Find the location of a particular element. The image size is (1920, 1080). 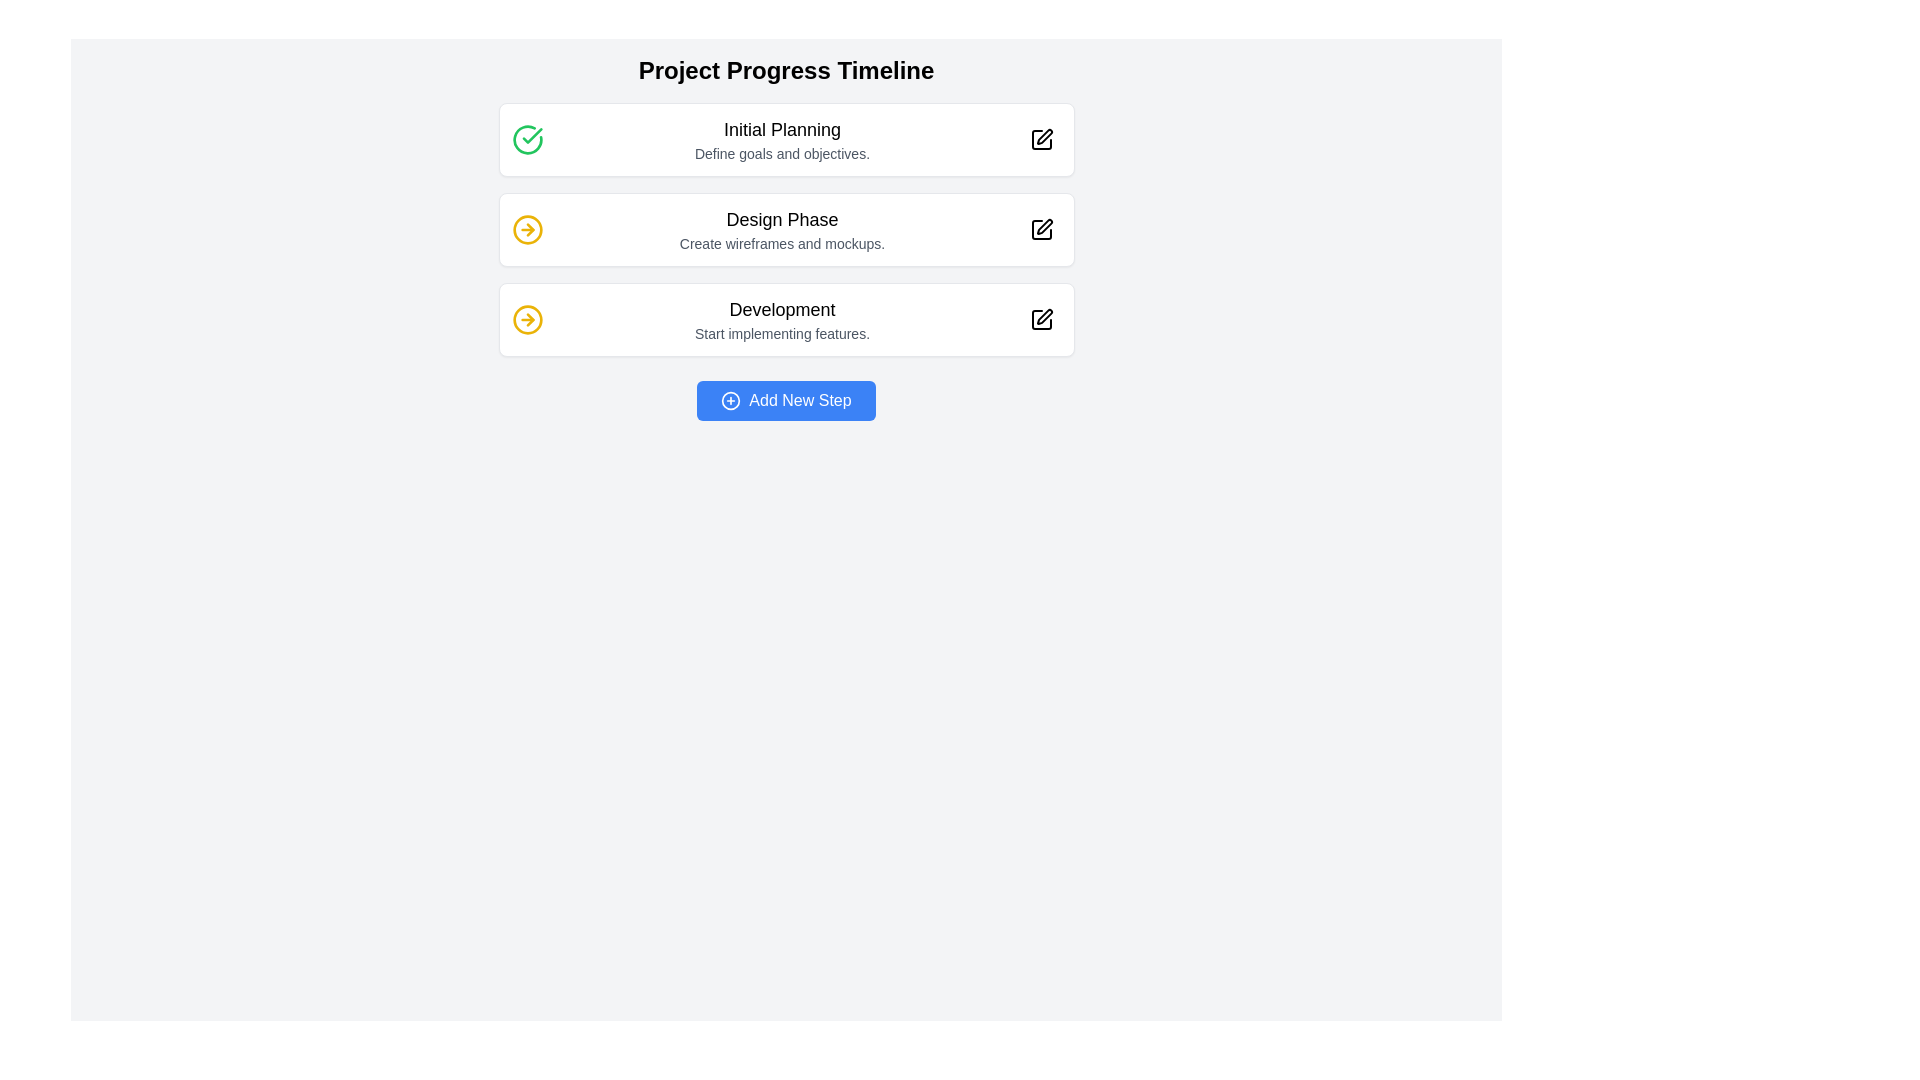

the completion indicator icon located on the left side of the 'Initial Planning' card in the 'Project Progress Timeline' section to check its state indication is located at coordinates (527, 138).